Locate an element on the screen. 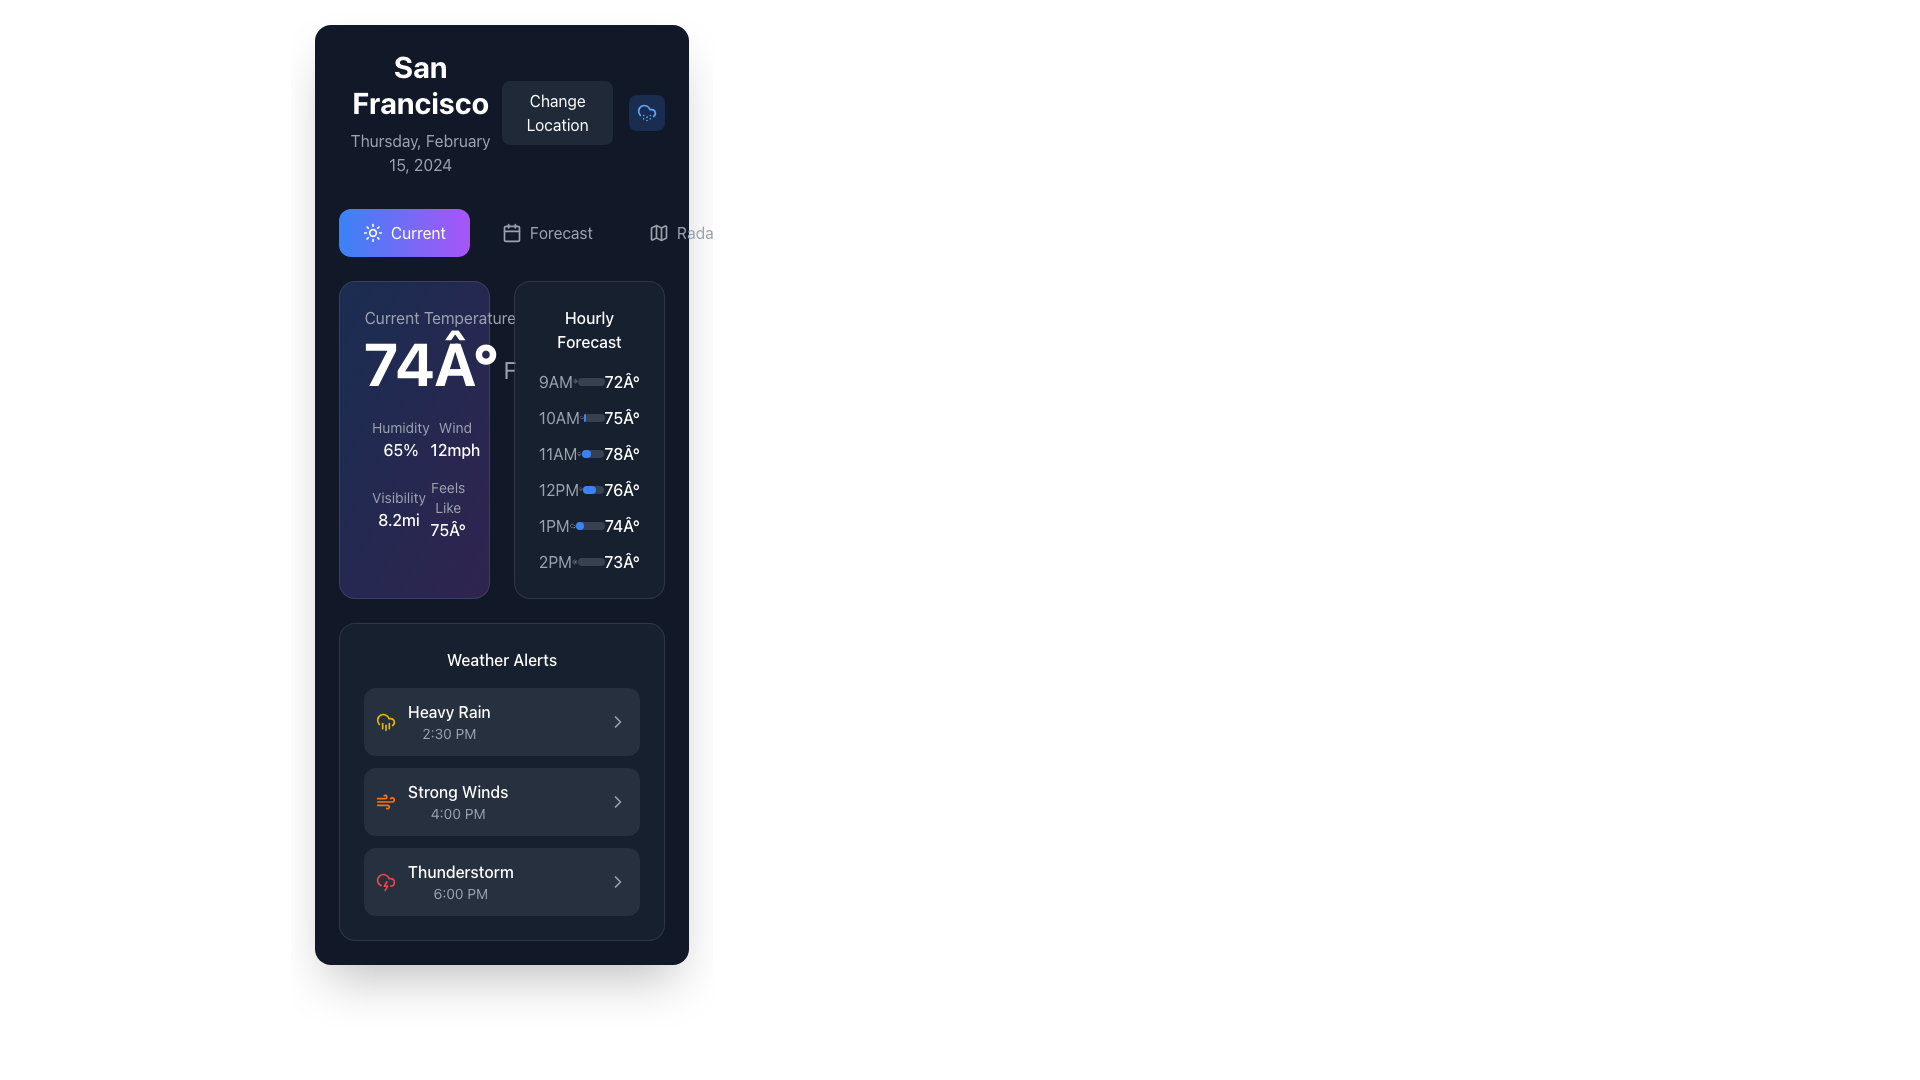 The width and height of the screenshot is (1920, 1080). progress bar located centrally in the hourly forecast section, which has a gray background and a blue segment indicating progress is located at coordinates (590, 381).